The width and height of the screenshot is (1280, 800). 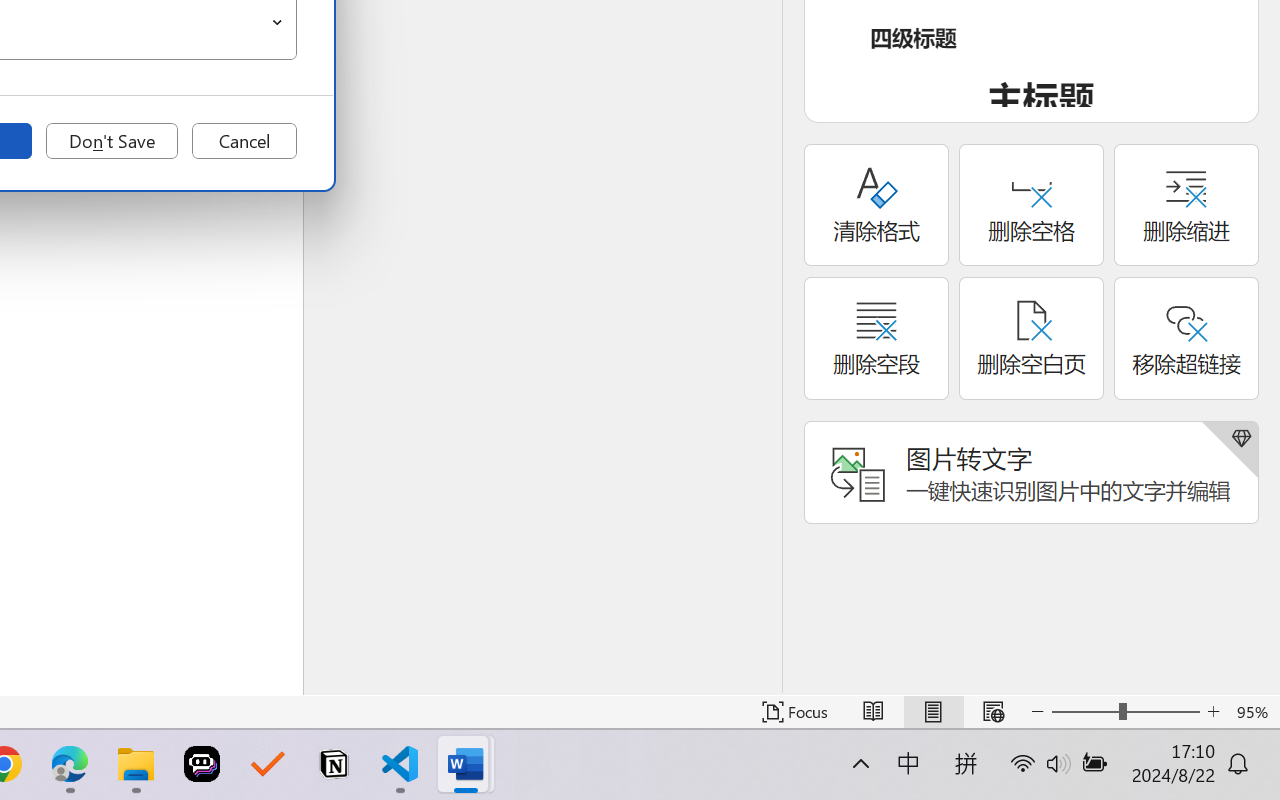 I want to click on 'Zoom 95%', so click(x=1252, y=711).